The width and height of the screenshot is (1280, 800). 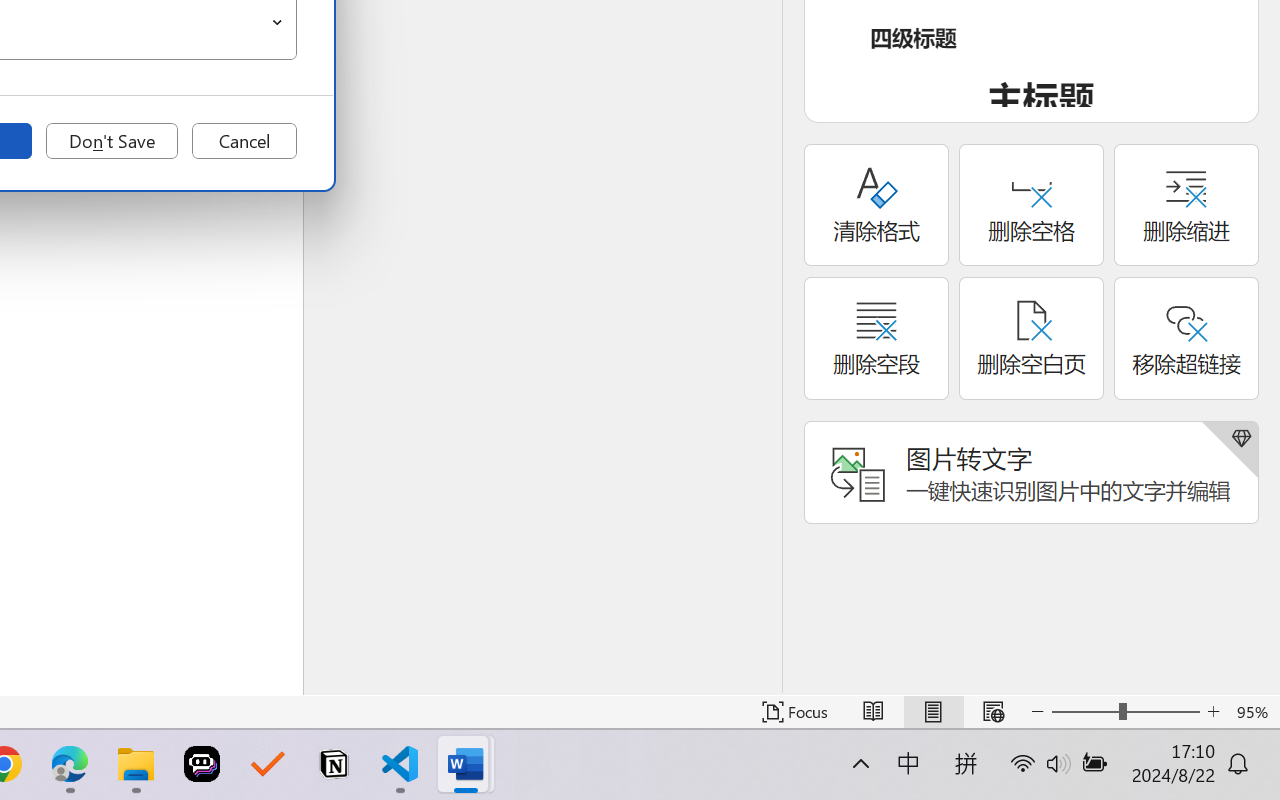 I want to click on 'Zoom 95%', so click(x=1252, y=711).